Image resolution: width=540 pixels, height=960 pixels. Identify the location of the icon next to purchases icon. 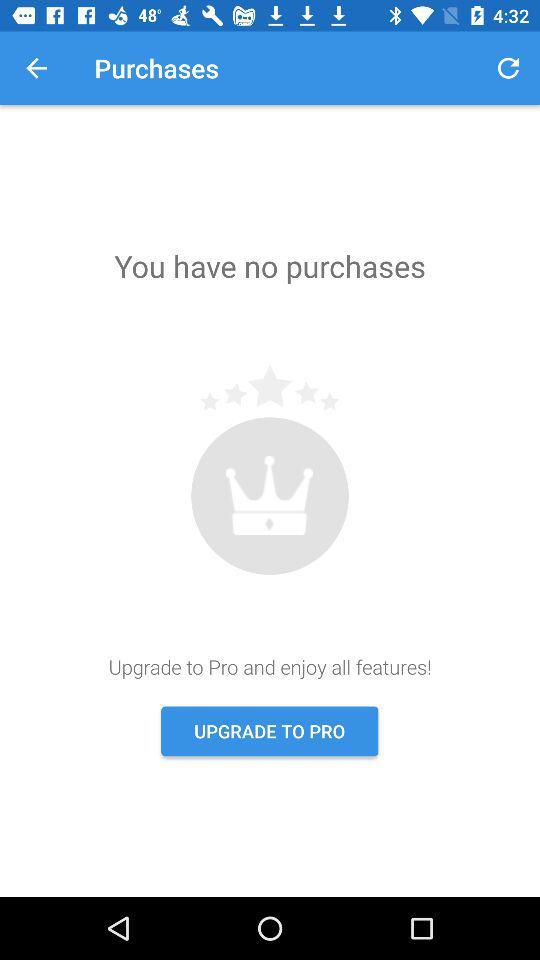
(36, 68).